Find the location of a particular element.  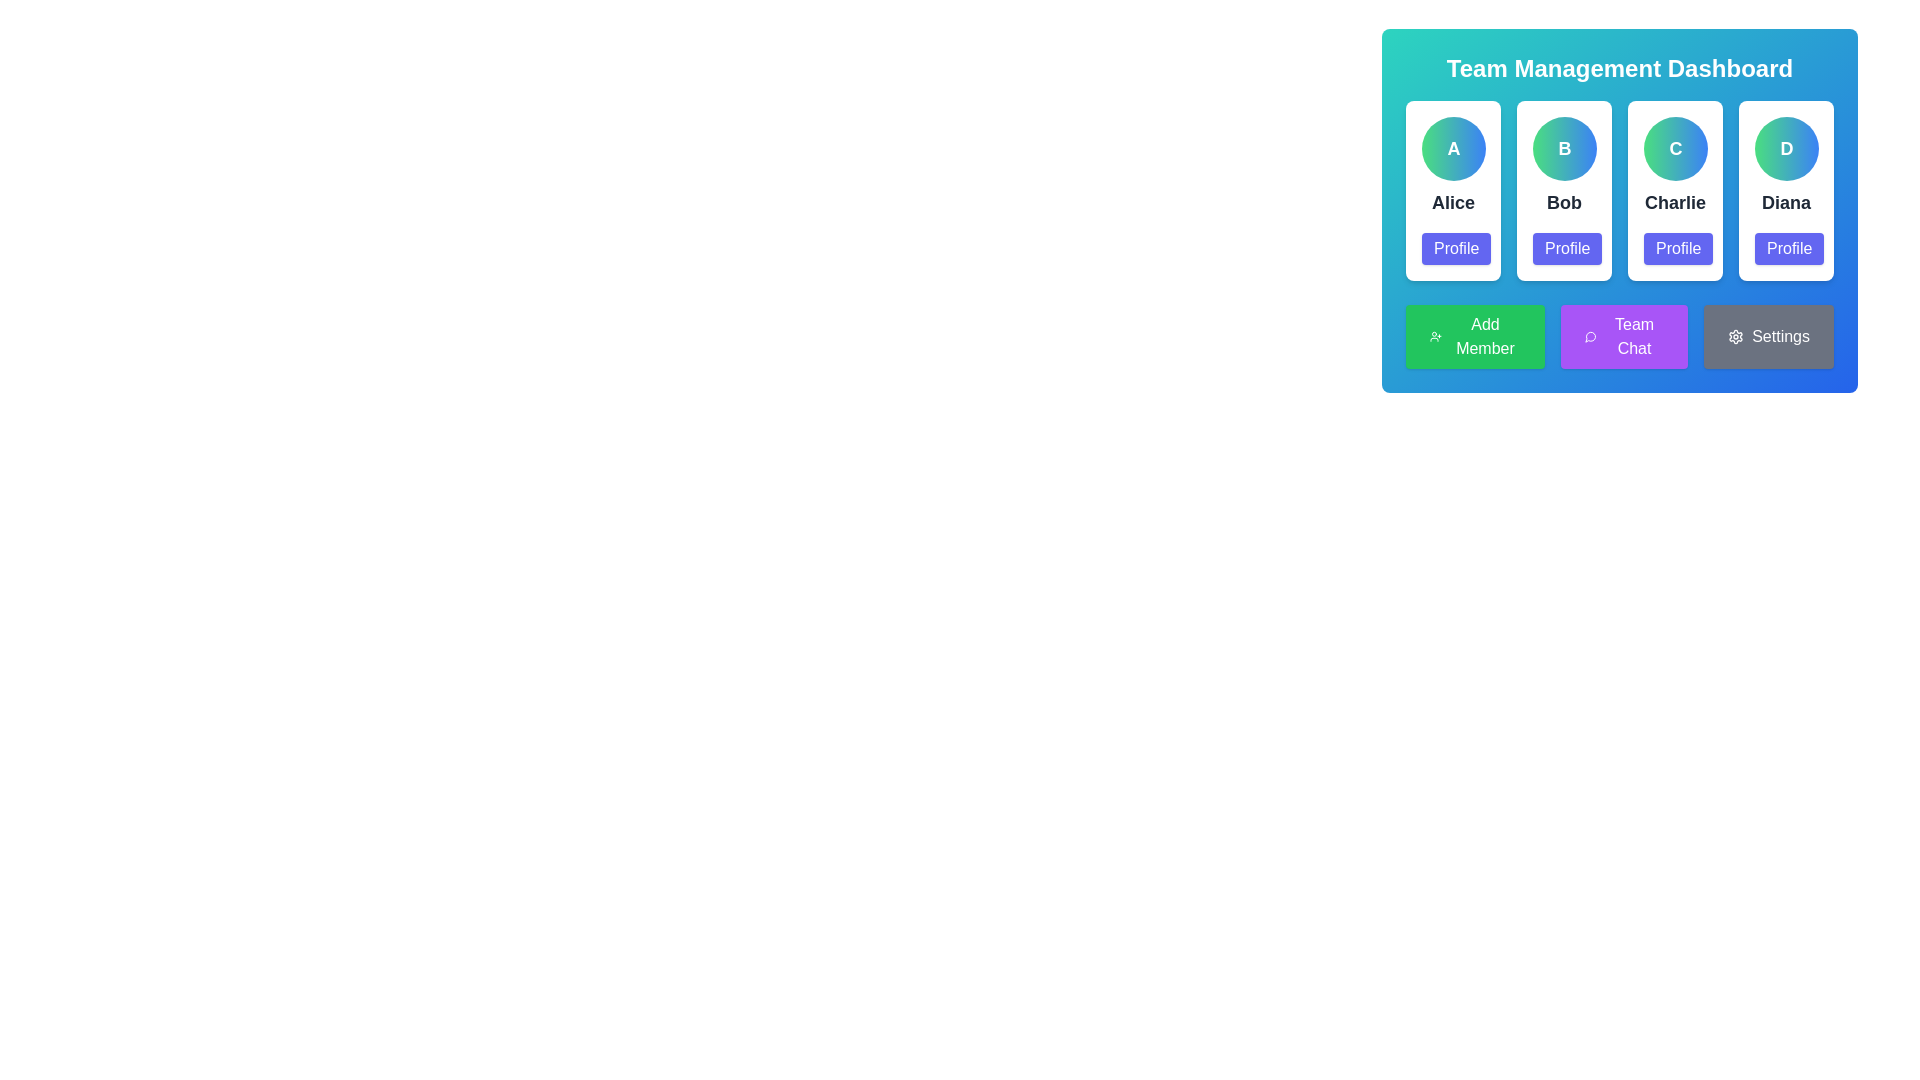

the static text label displaying the user's name, which is located in the second profile card from the left in the 'Team Management Dashboard' section, positioned centrally below the circular user icon labeled 'B' and above the 'Profile' button is located at coordinates (1563, 203).